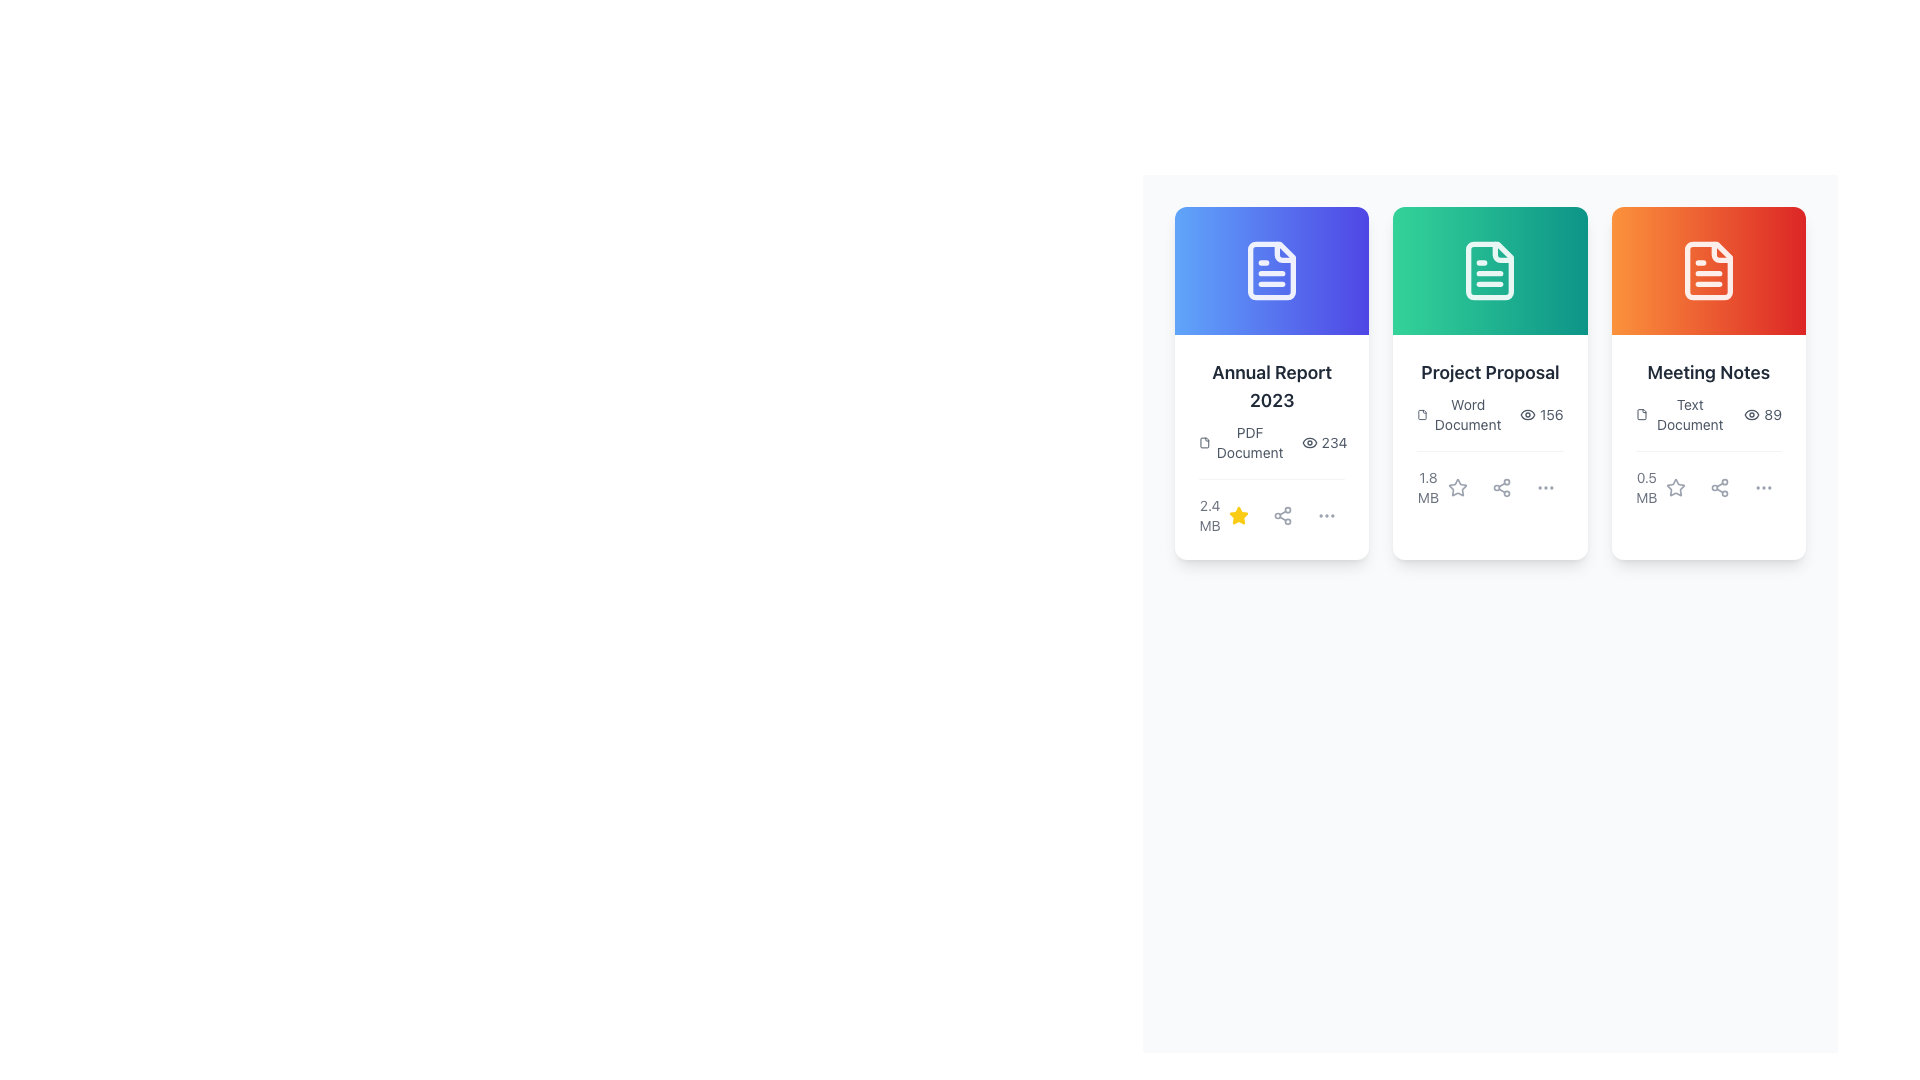 This screenshot has width=1920, height=1080. I want to click on the document icon located in the top-left corner of the 'Meeting Notes' card, which is the third card from the left, so click(1641, 414).